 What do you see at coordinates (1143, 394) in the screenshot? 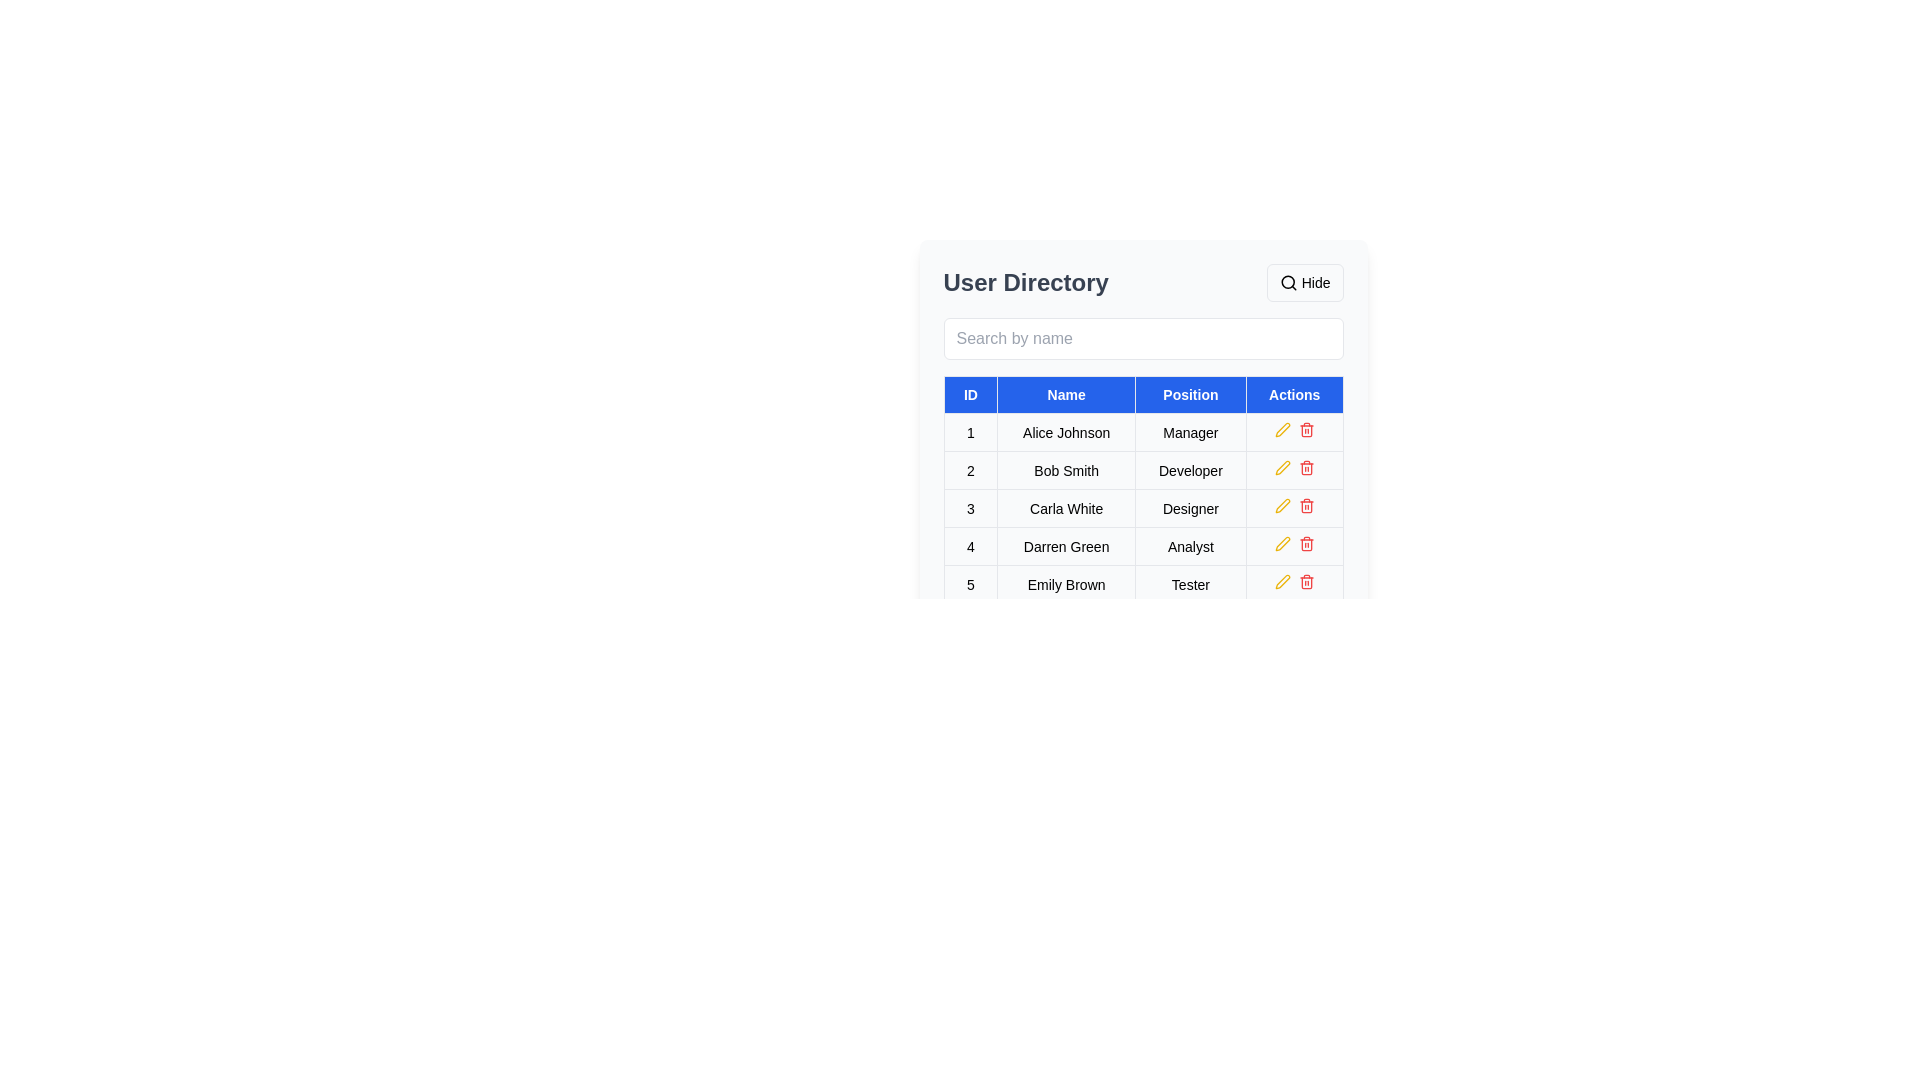
I see `text content of the Table Header Row, which includes labels for 'ID', 'Name', 'Position', and 'Actions'` at bounding box center [1143, 394].